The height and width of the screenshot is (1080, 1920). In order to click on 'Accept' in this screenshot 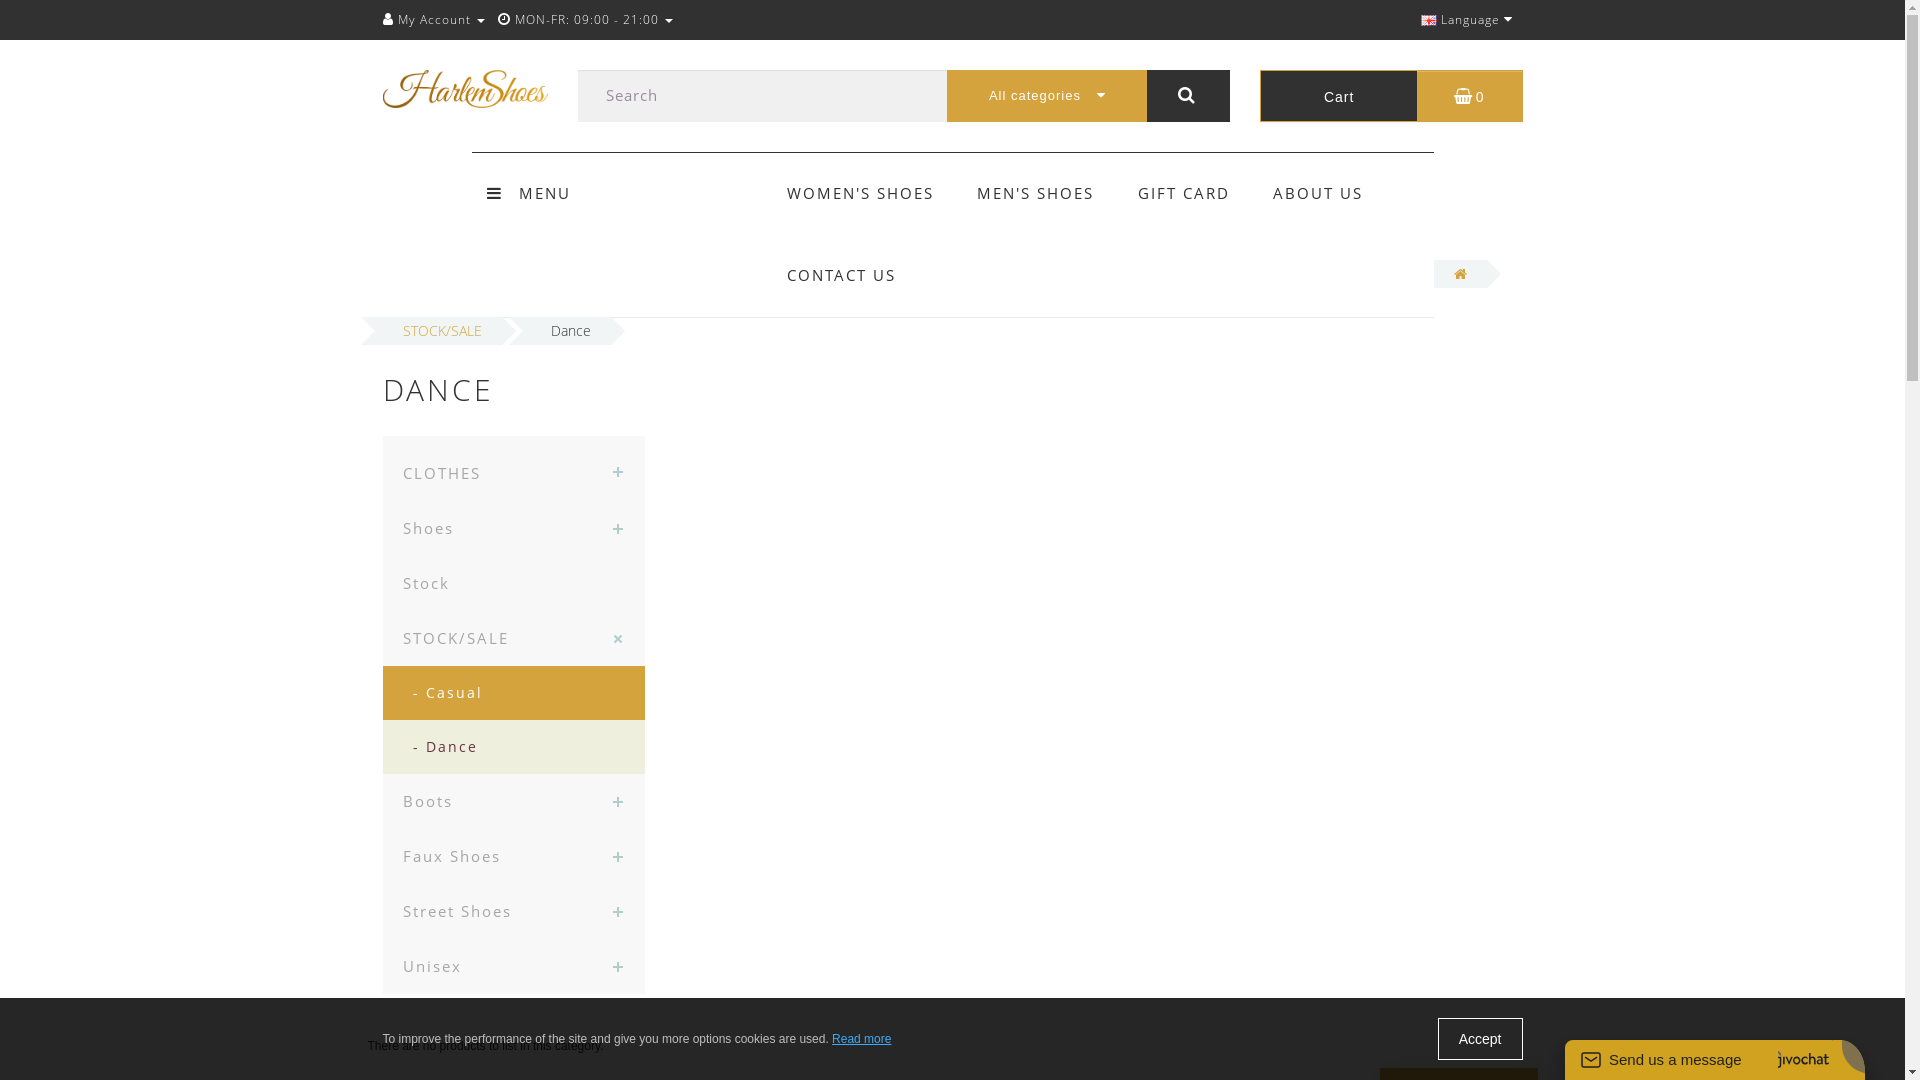, I will do `click(1480, 1037)`.